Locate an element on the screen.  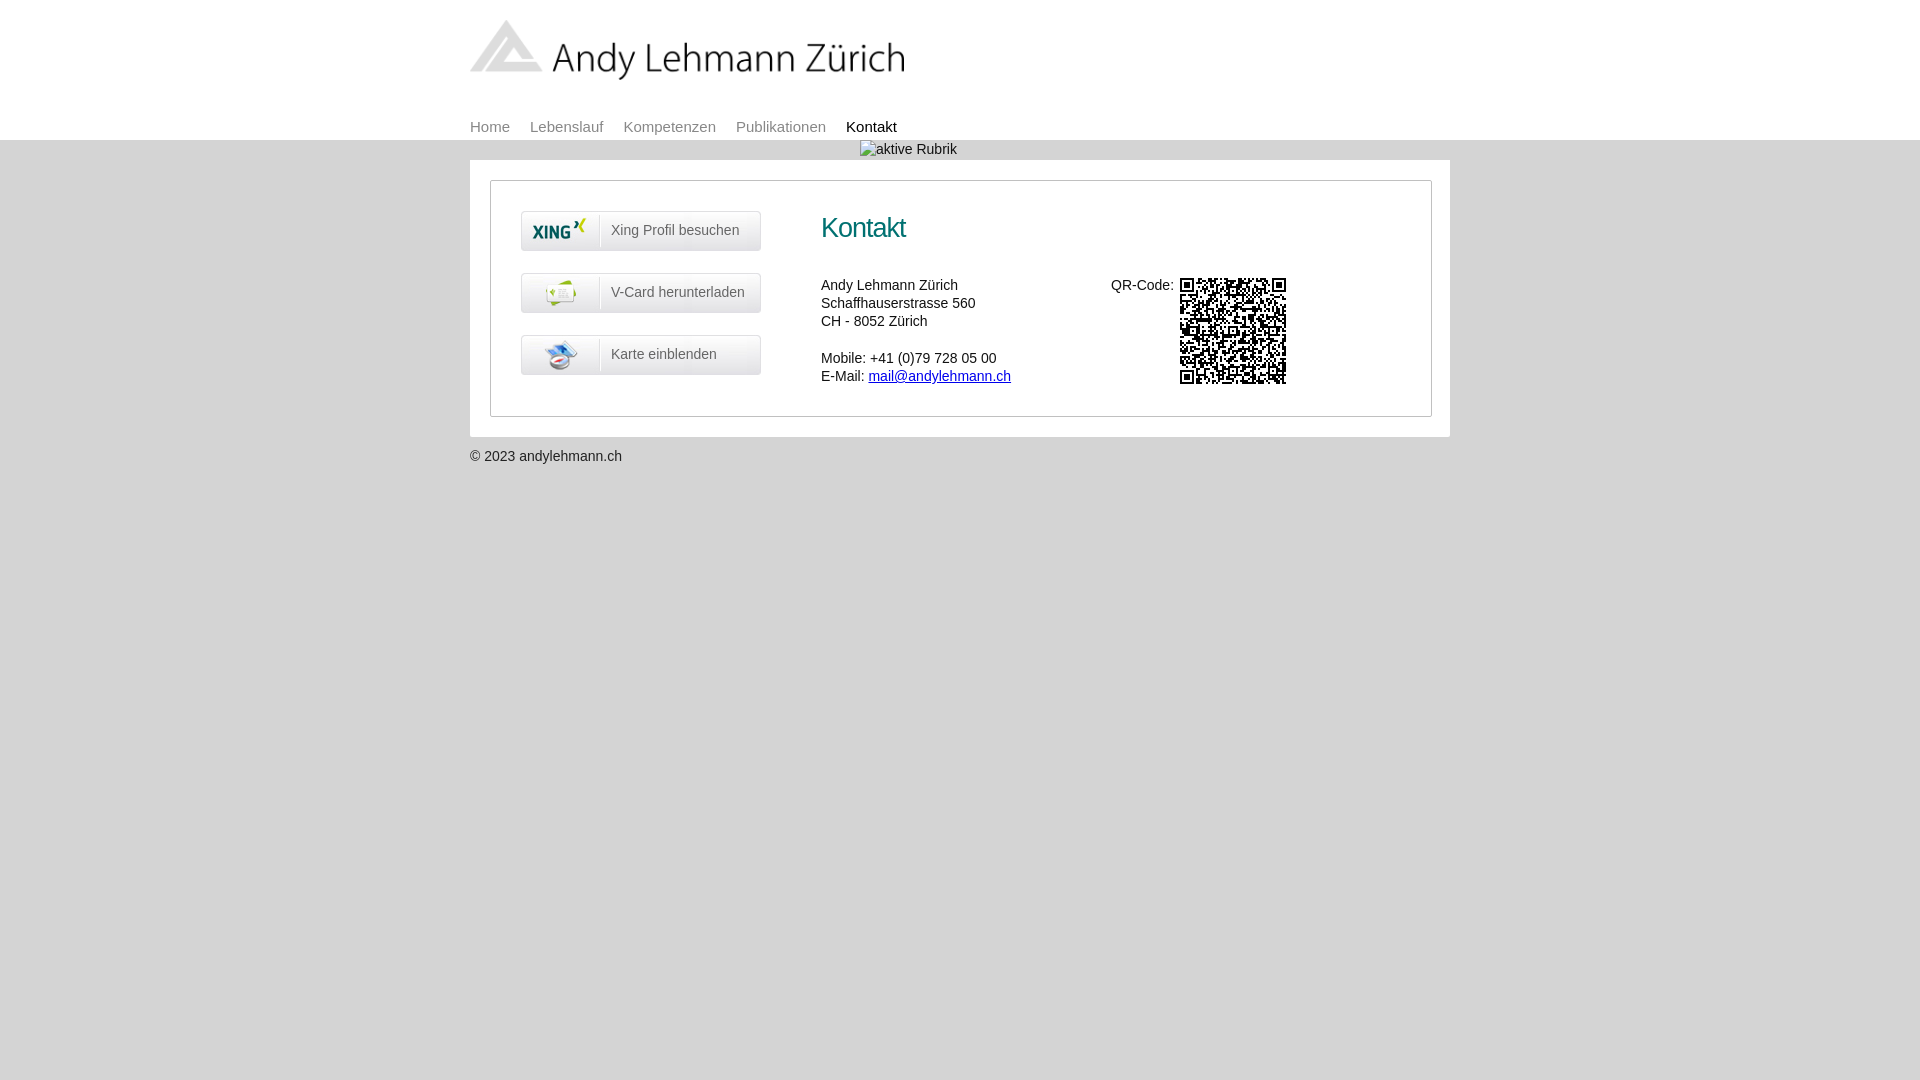
'aktive Rubrik' is located at coordinates (907, 148).